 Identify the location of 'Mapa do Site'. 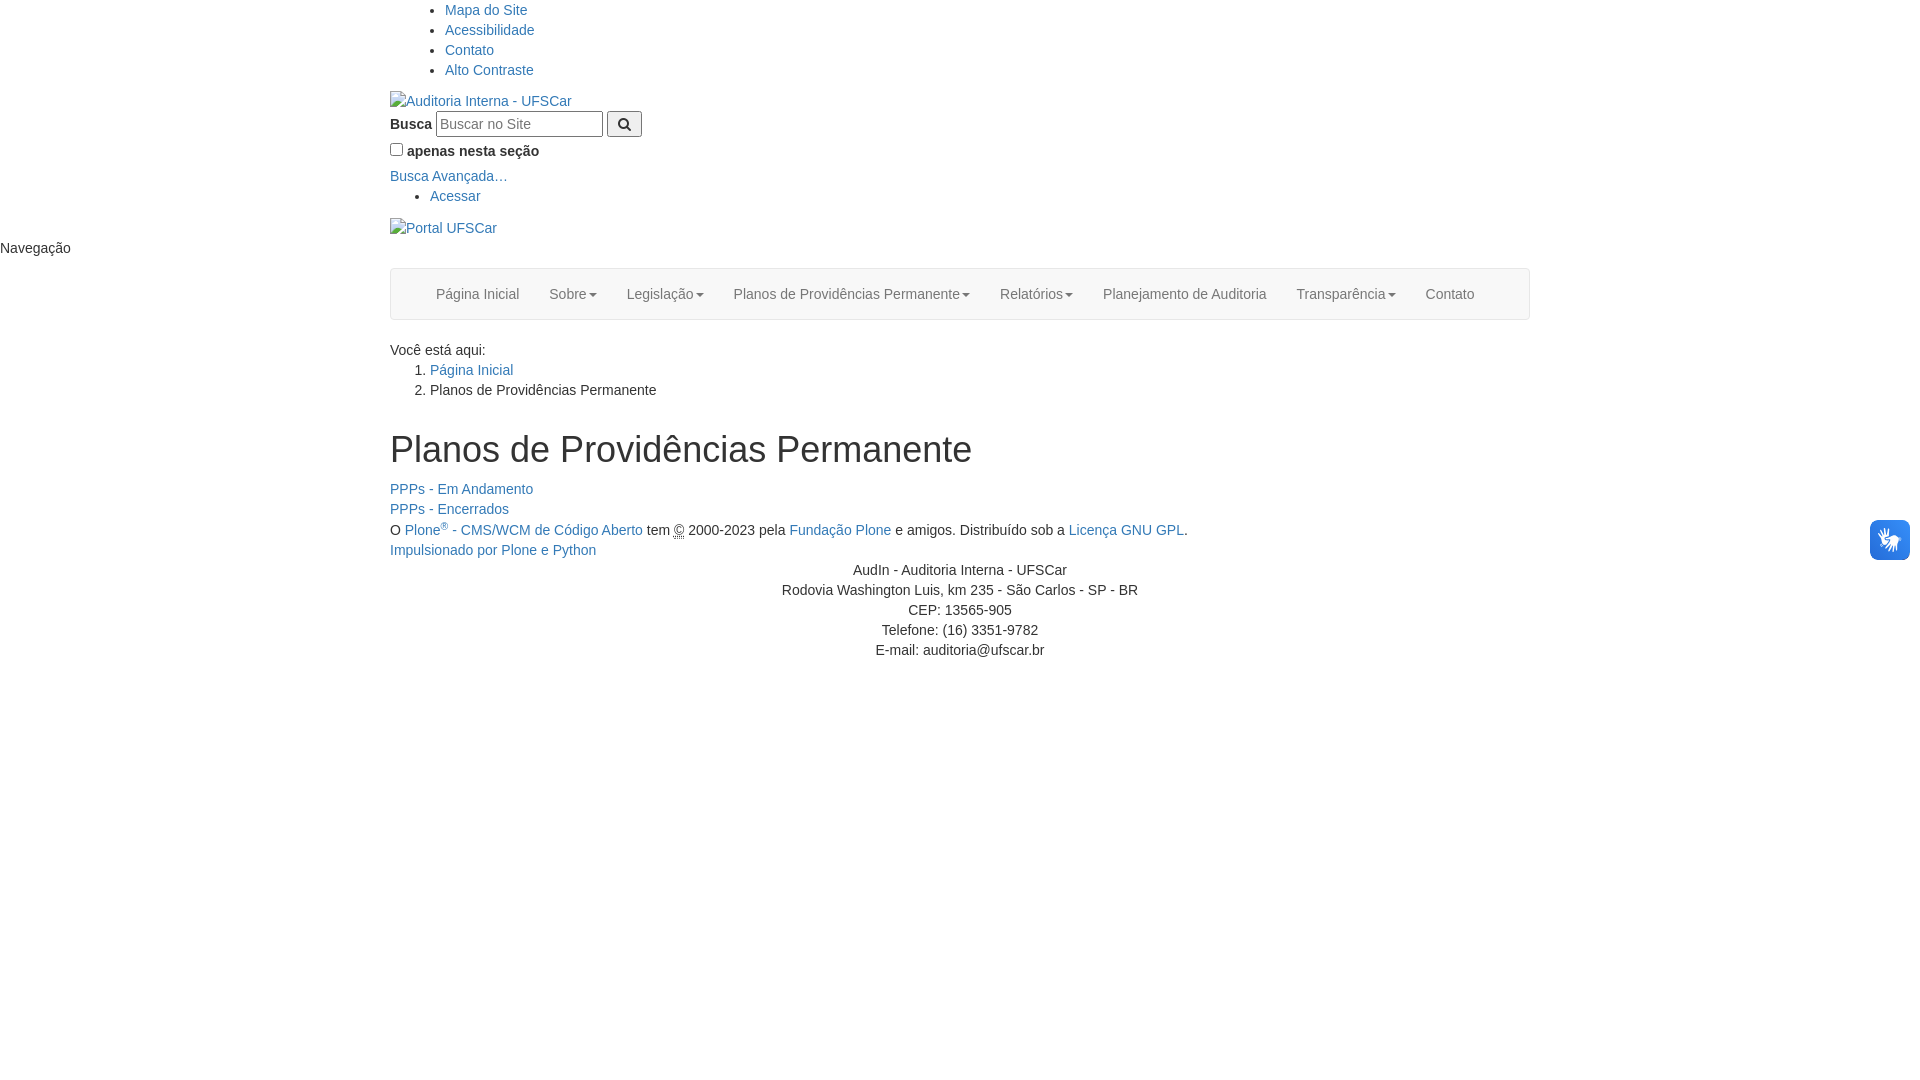
(486, 10).